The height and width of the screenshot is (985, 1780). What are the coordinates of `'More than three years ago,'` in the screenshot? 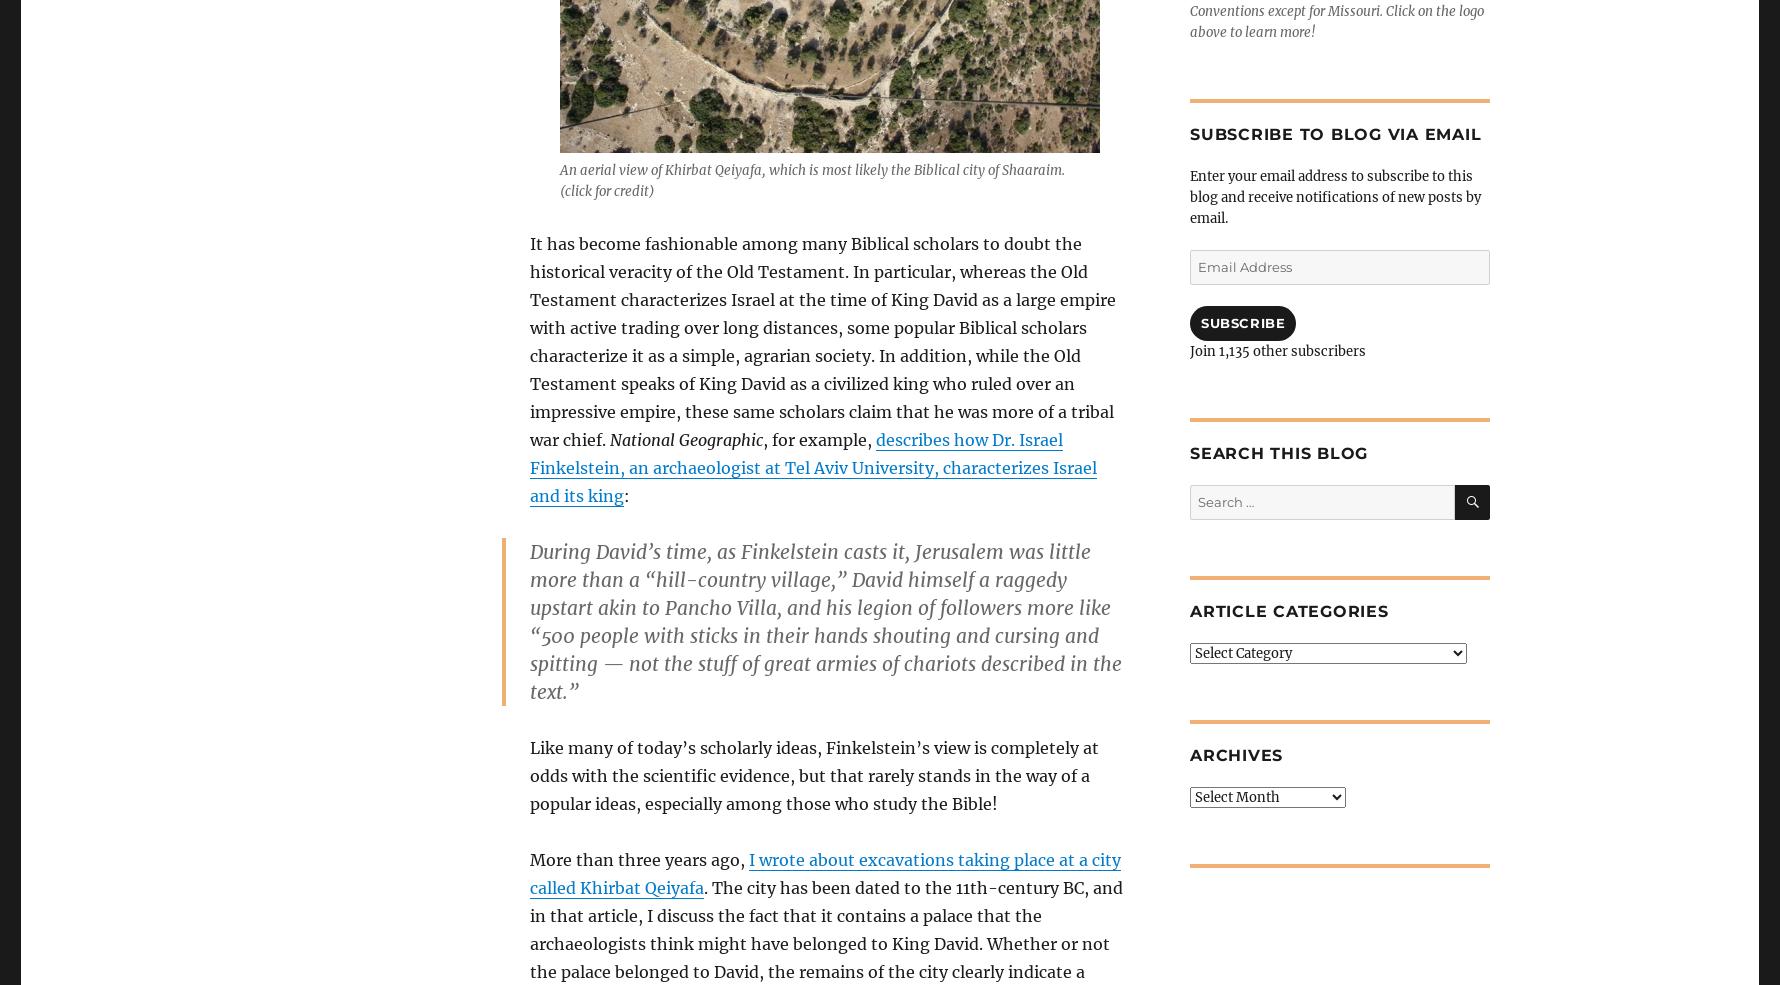 It's located at (639, 859).